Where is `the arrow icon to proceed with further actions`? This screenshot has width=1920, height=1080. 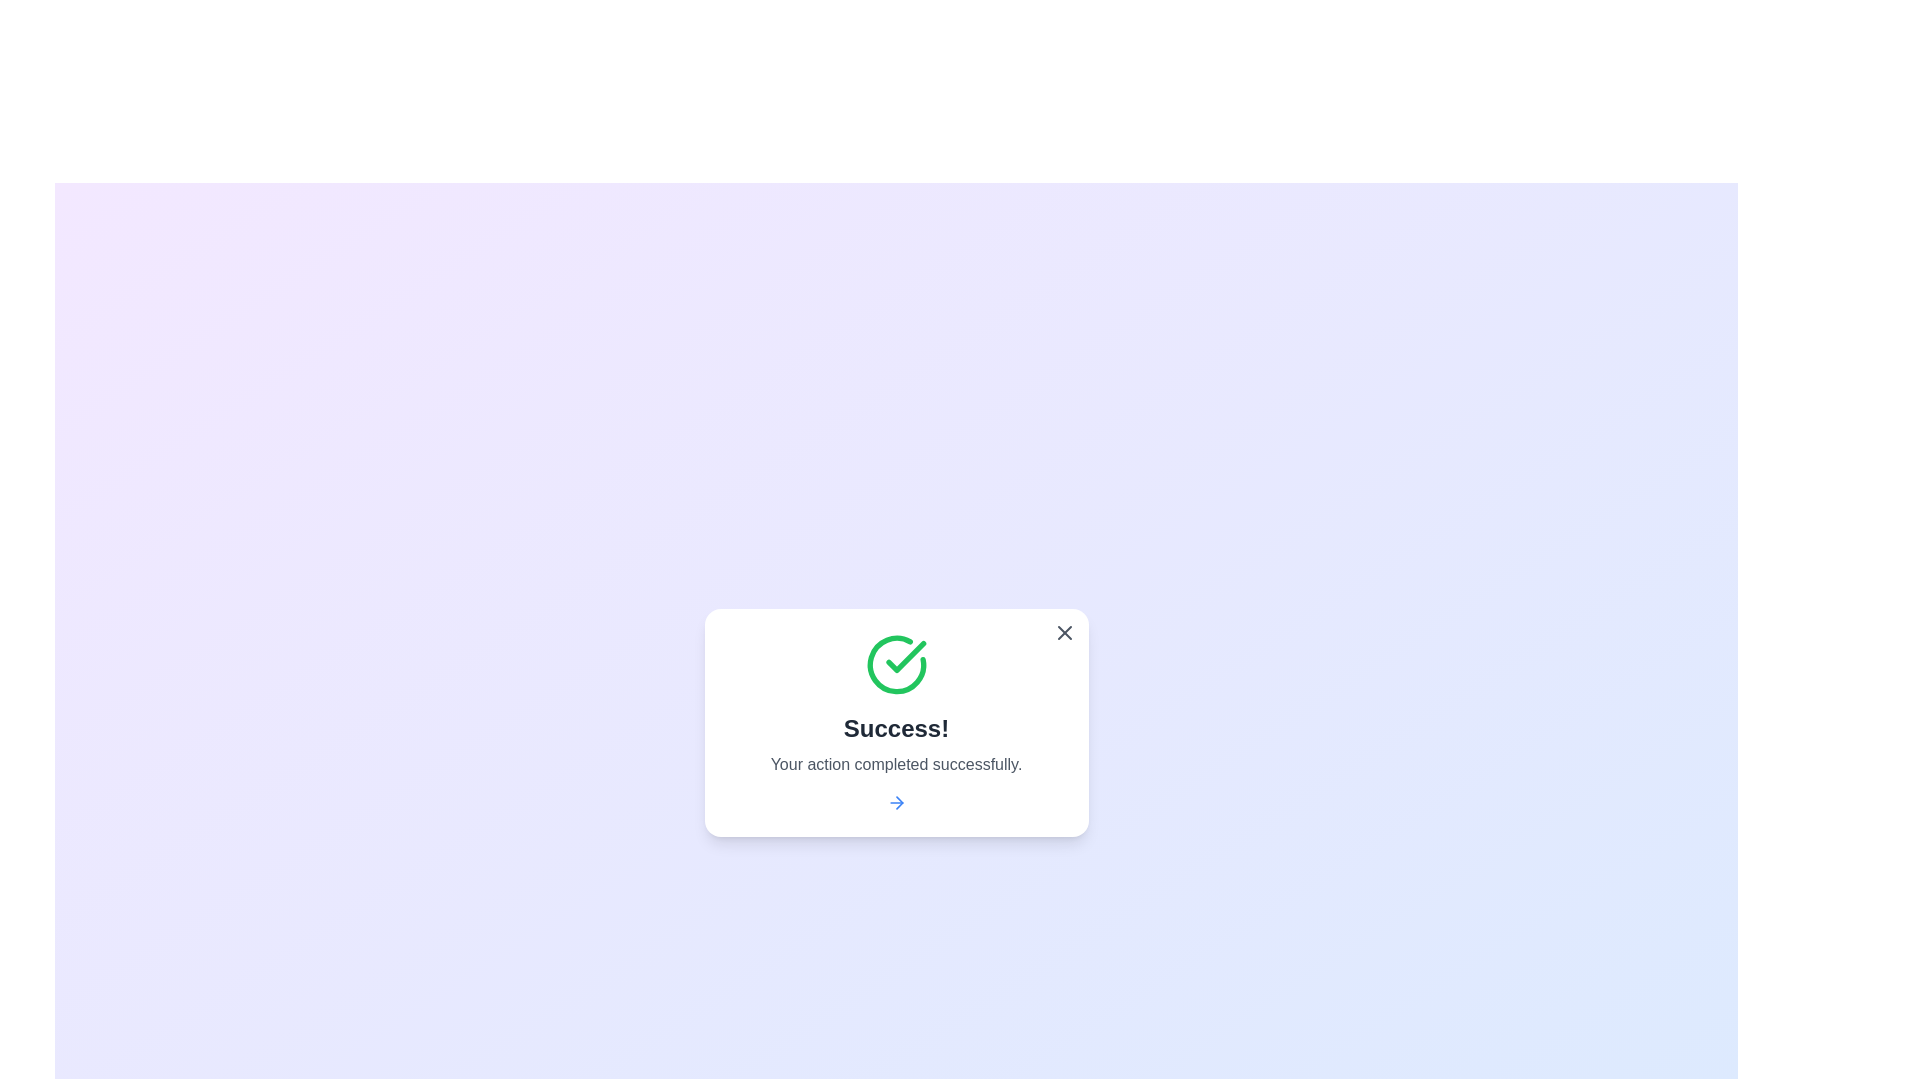 the arrow icon to proceed with further actions is located at coordinates (895, 801).